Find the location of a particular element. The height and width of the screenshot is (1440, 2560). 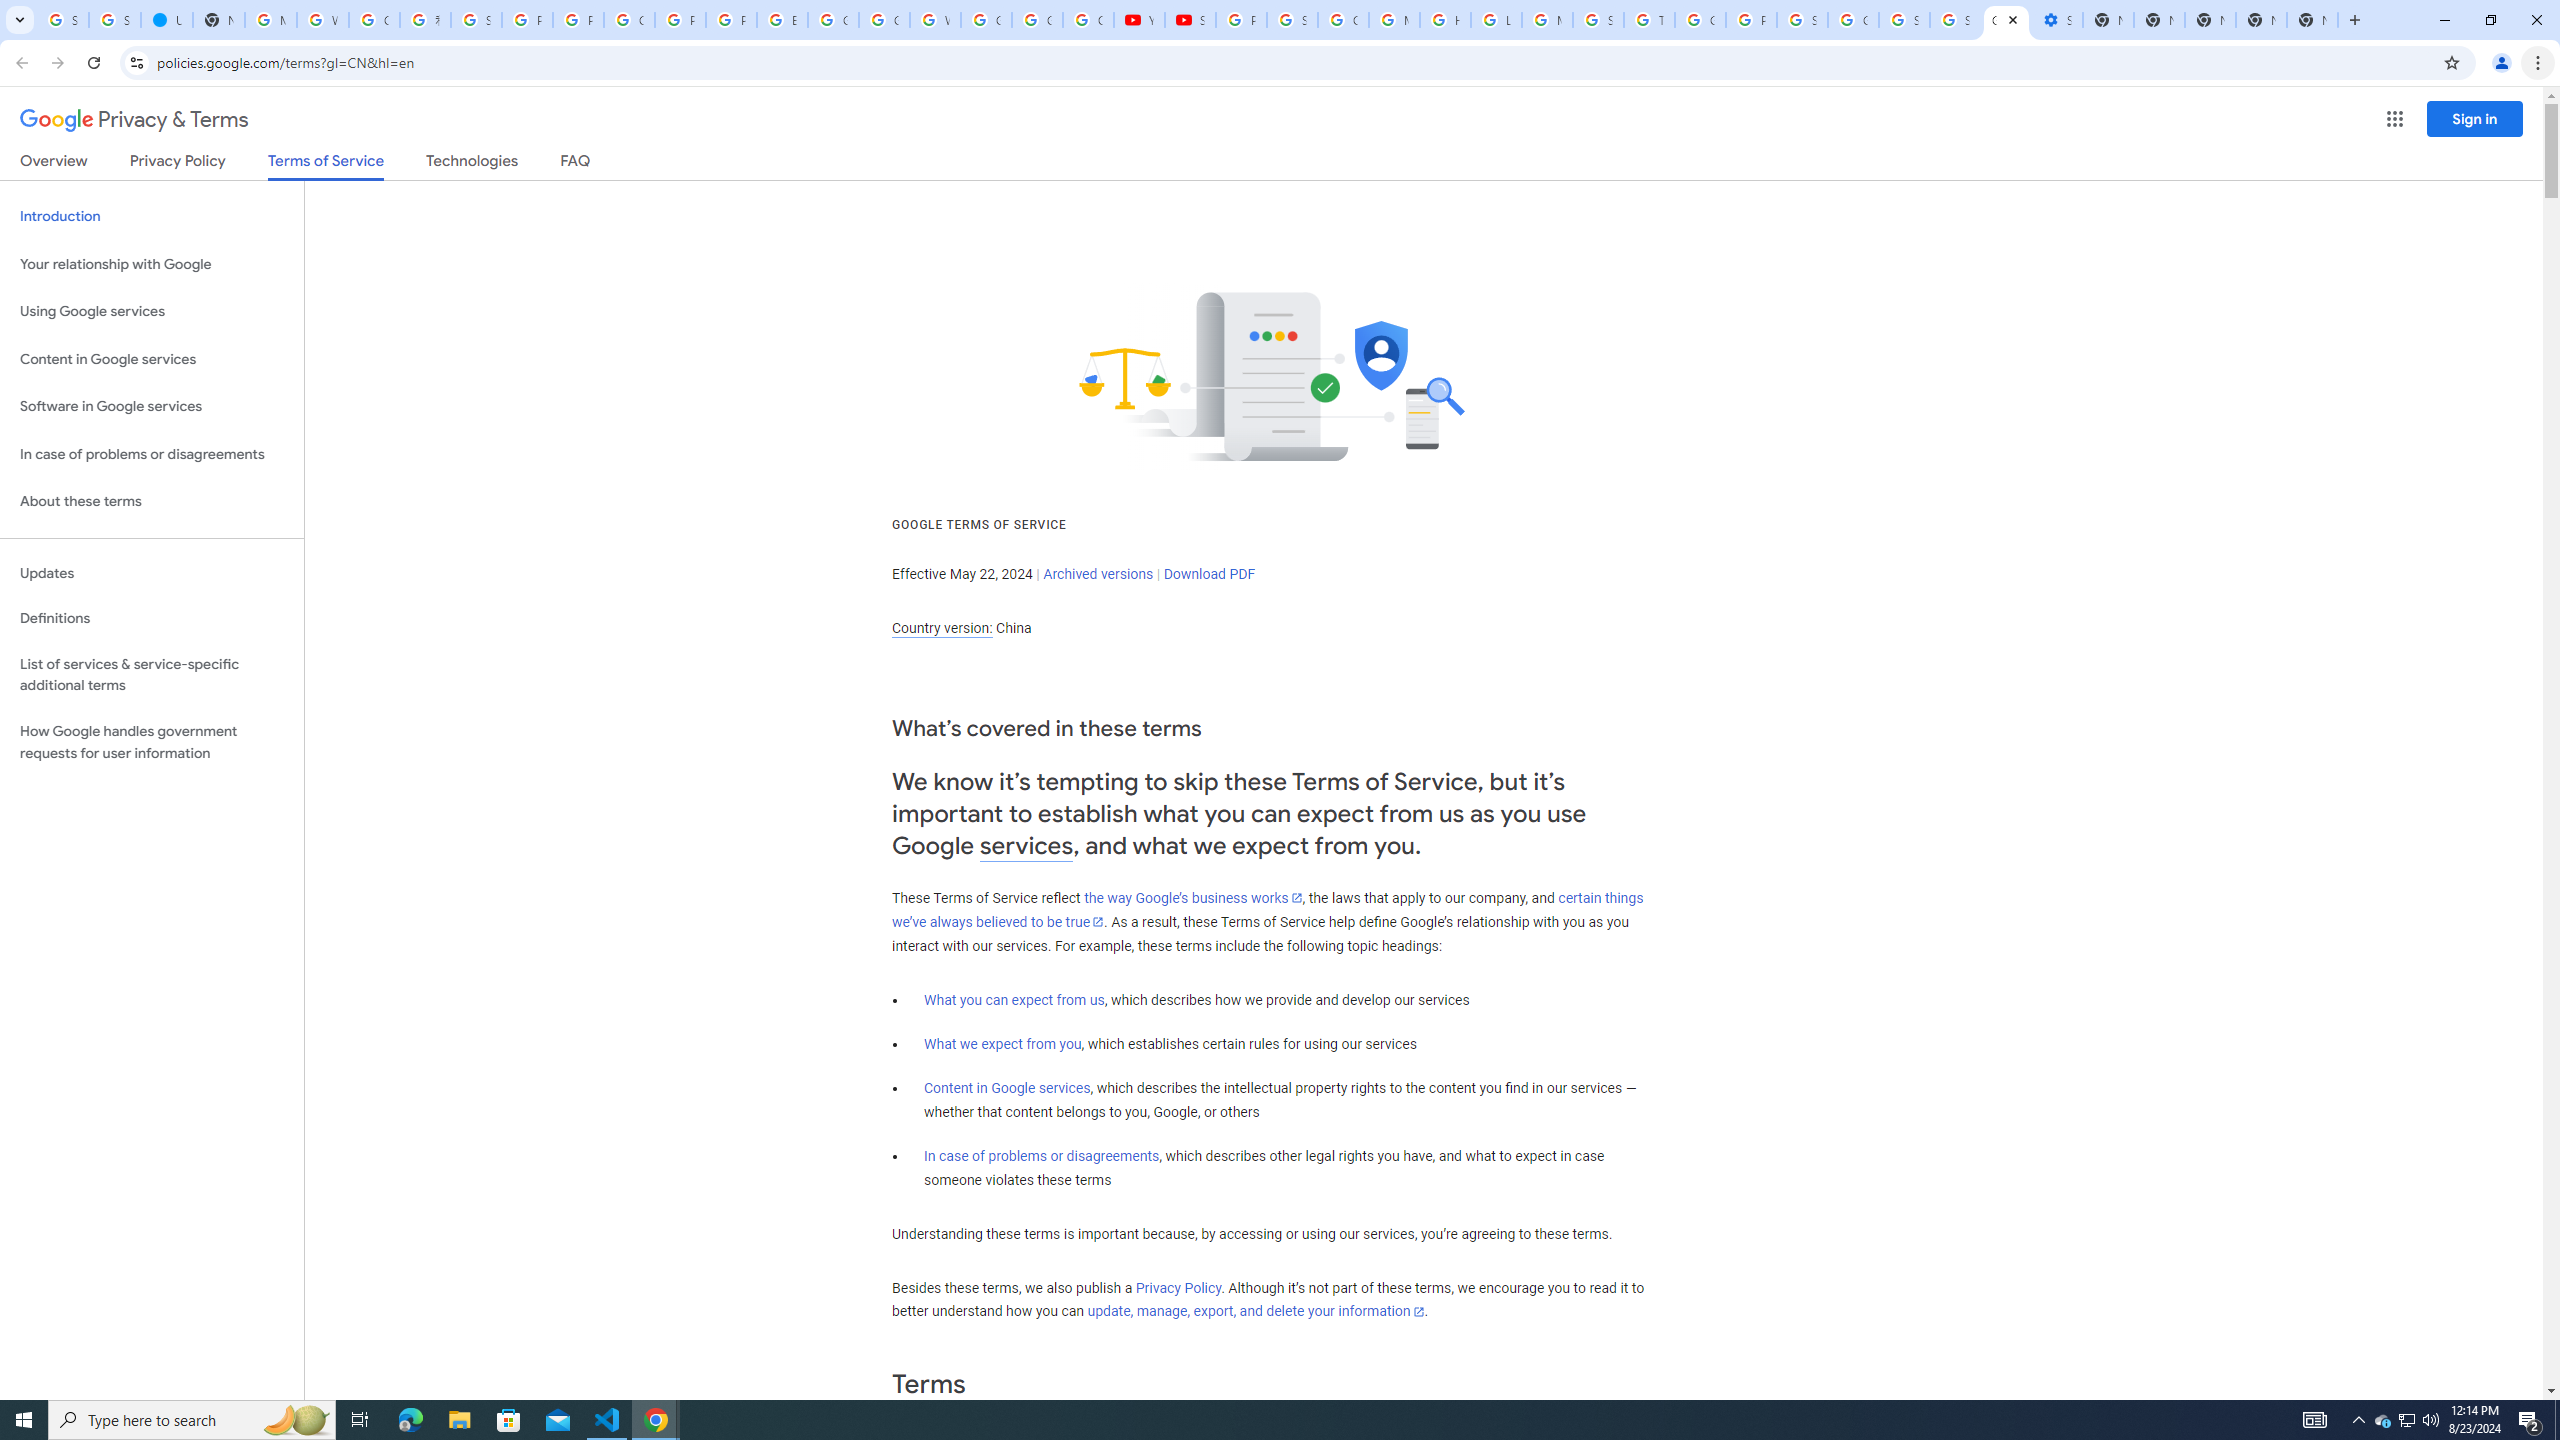

'Search our Doodle Library Collection - Google Doodles' is located at coordinates (1597, 19).